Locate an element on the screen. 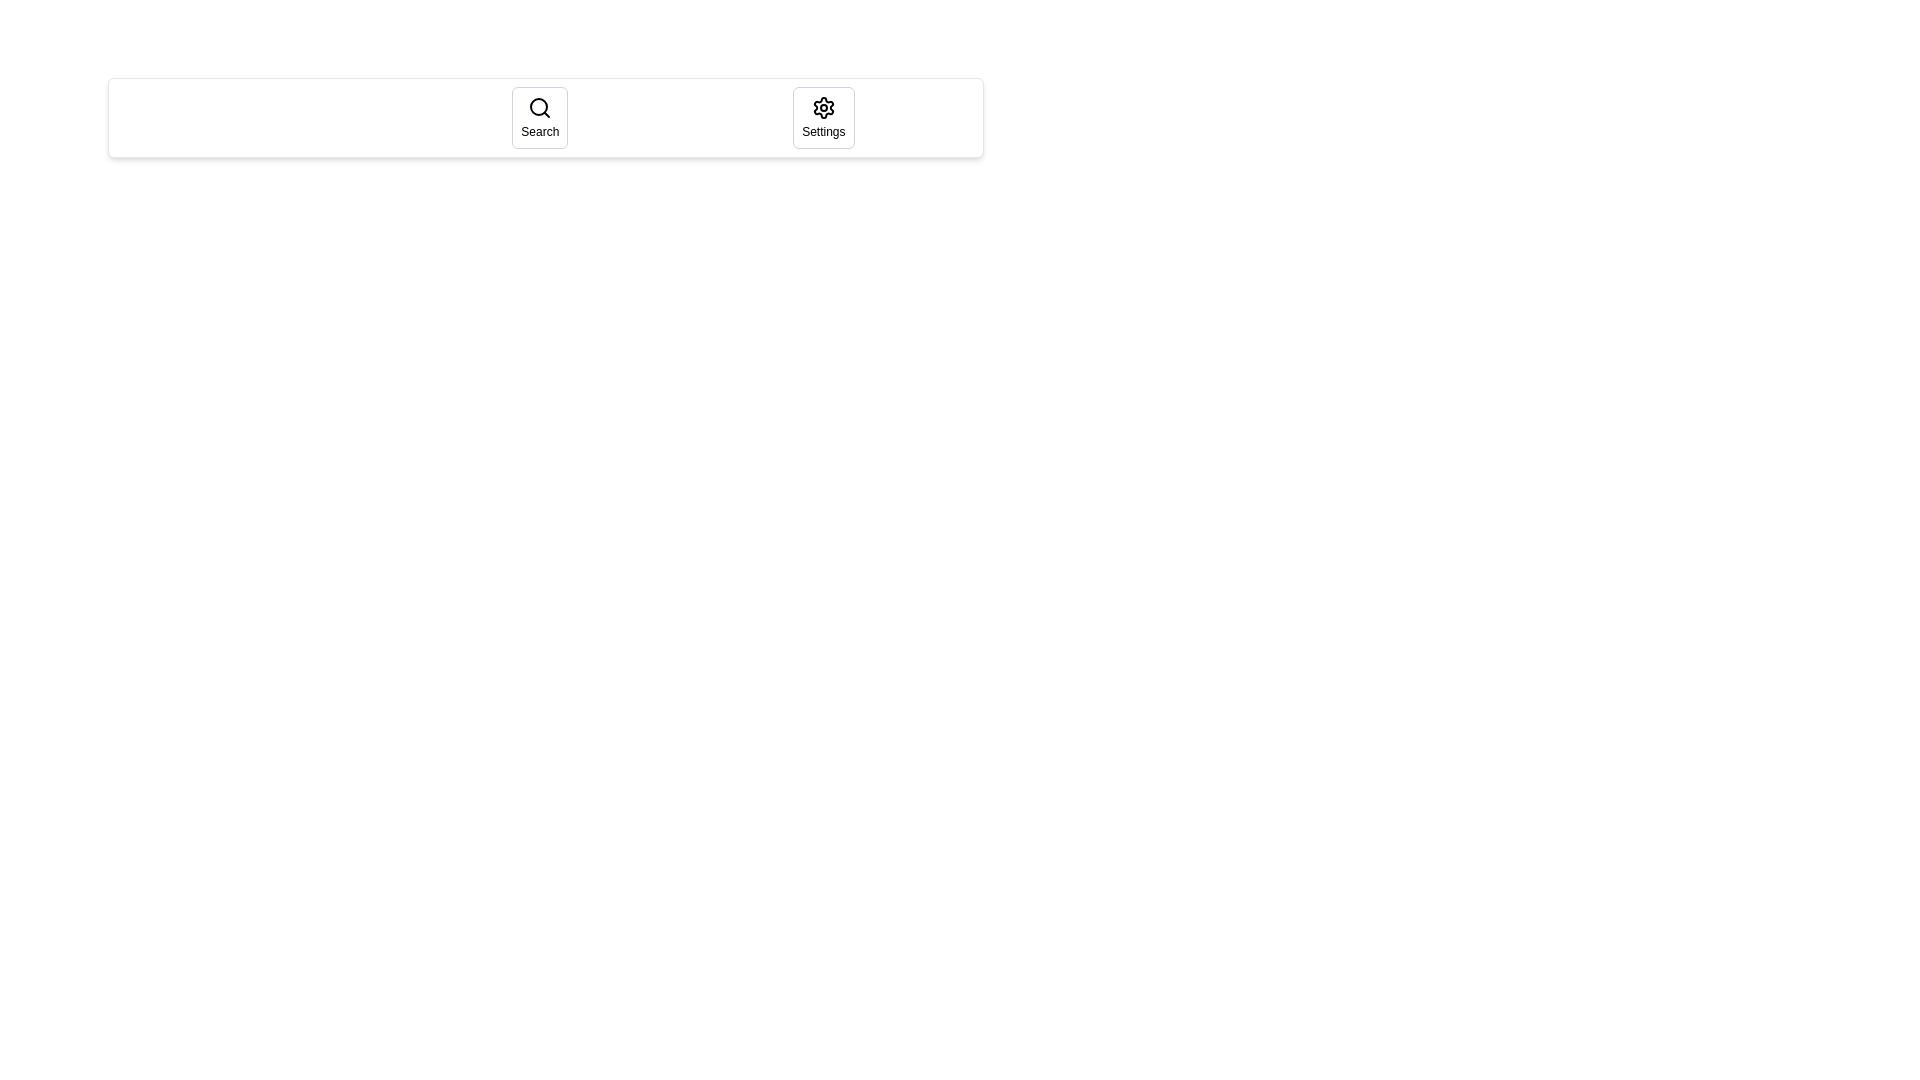  the central navigation button used to access the search feature for keyboard interactions is located at coordinates (546, 118).